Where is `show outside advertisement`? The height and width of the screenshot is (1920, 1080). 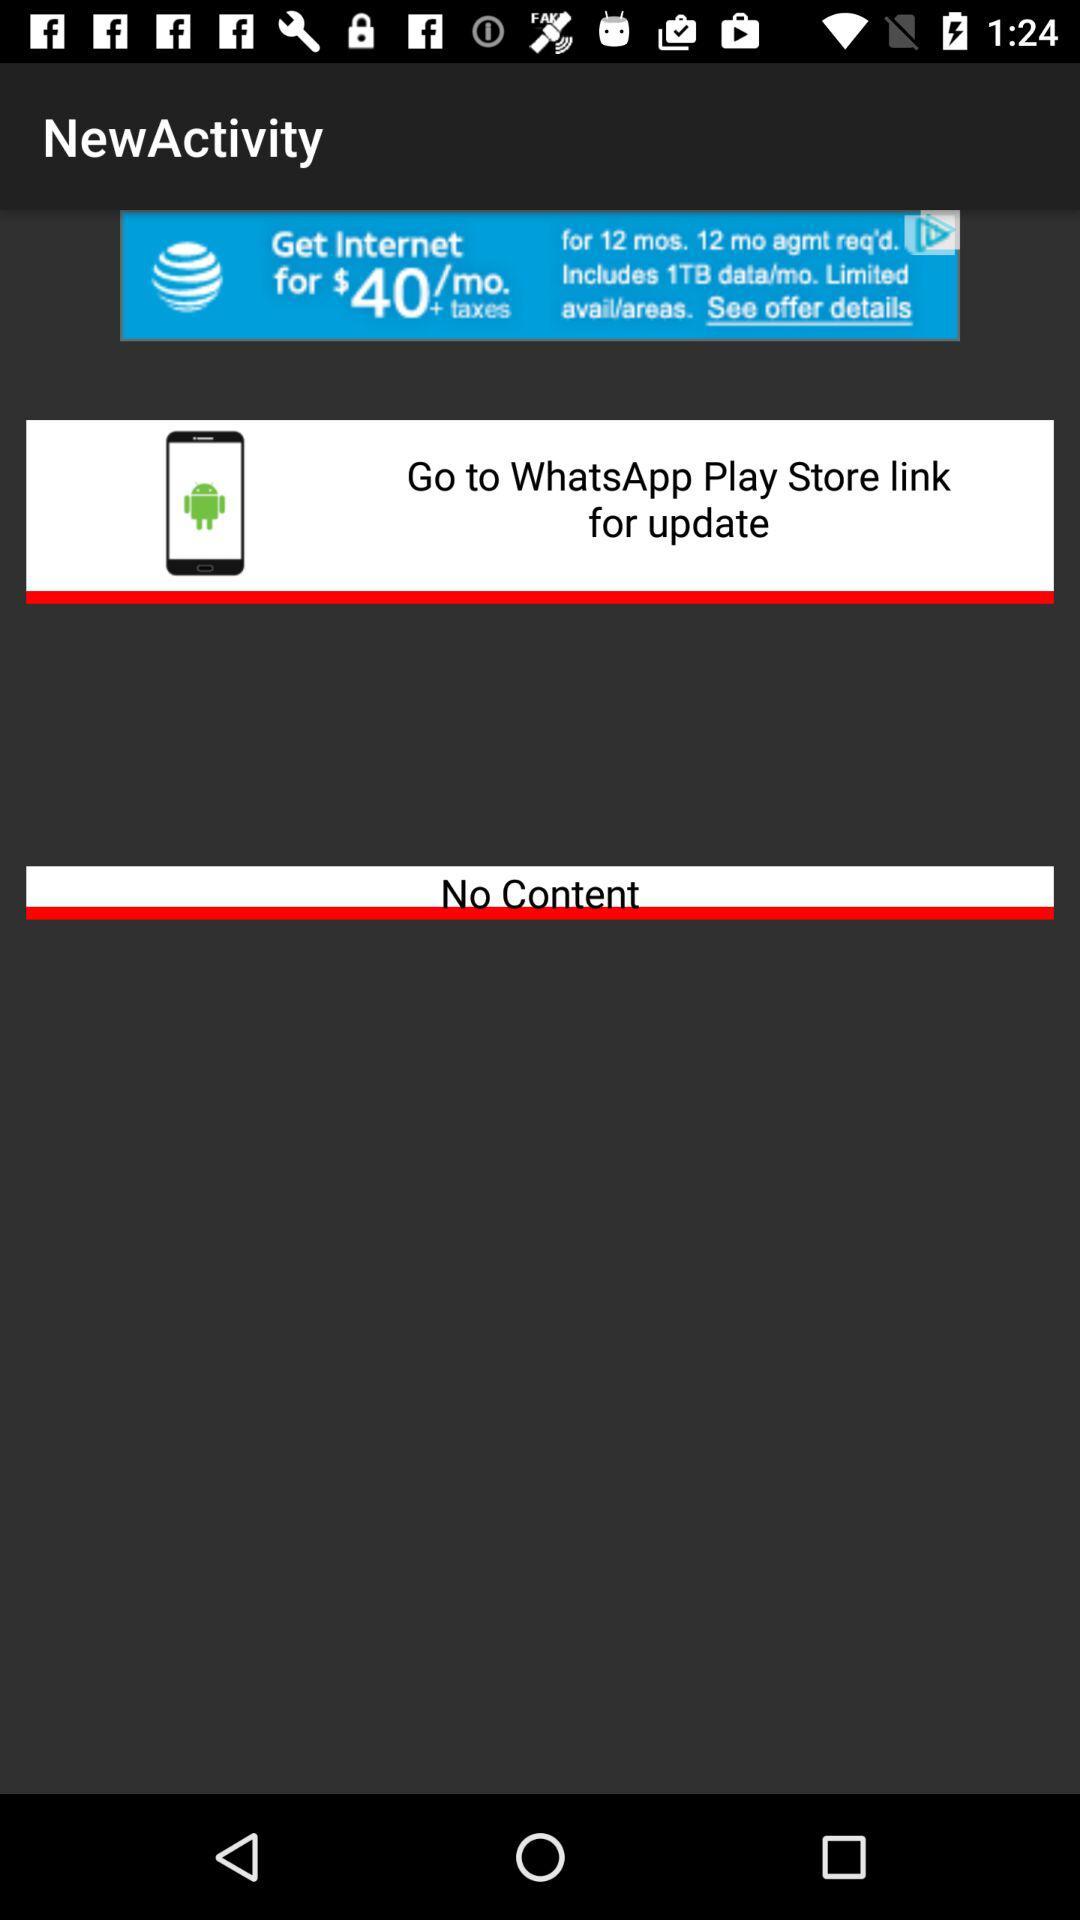 show outside advertisement is located at coordinates (540, 274).